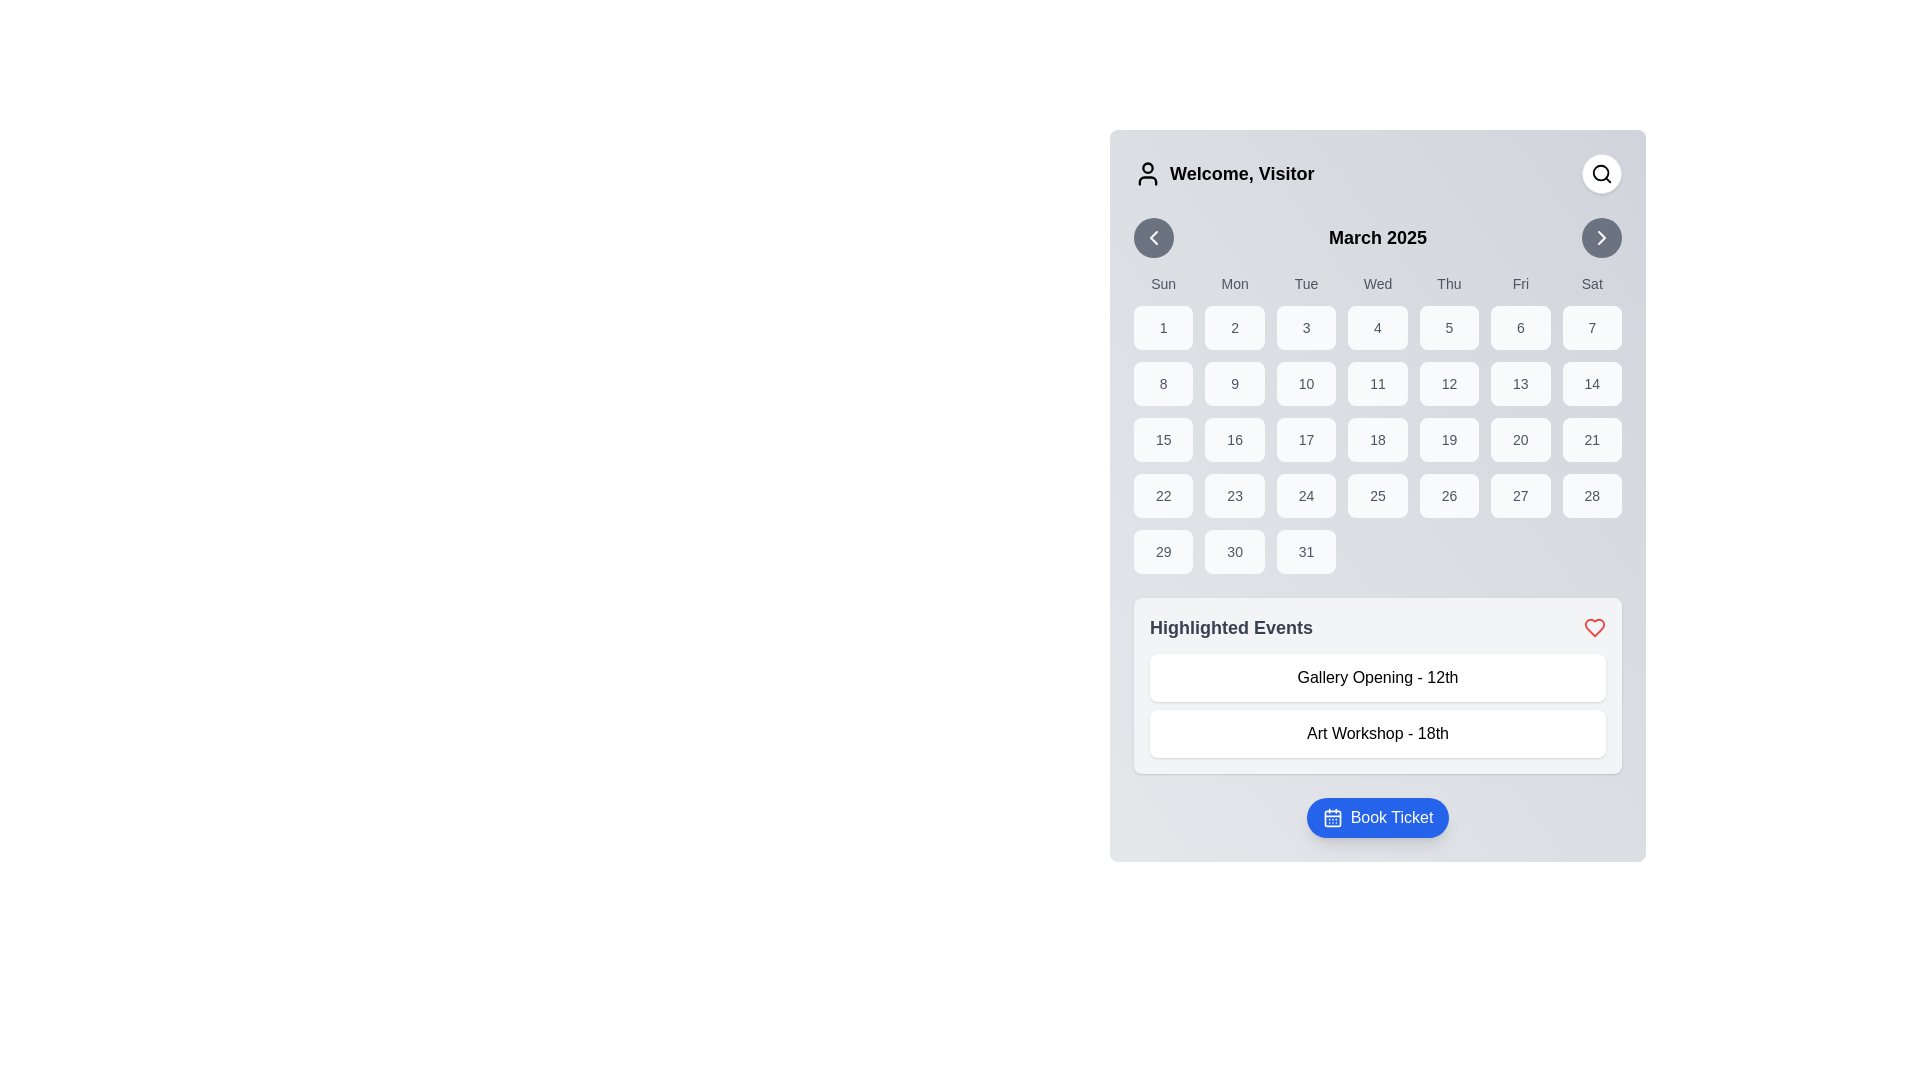 This screenshot has width=1920, height=1080. What do you see at coordinates (1376, 326) in the screenshot?
I see `the calendar day cell for Wednesday, which has a light-gray background and displays the number '4' centered` at bounding box center [1376, 326].